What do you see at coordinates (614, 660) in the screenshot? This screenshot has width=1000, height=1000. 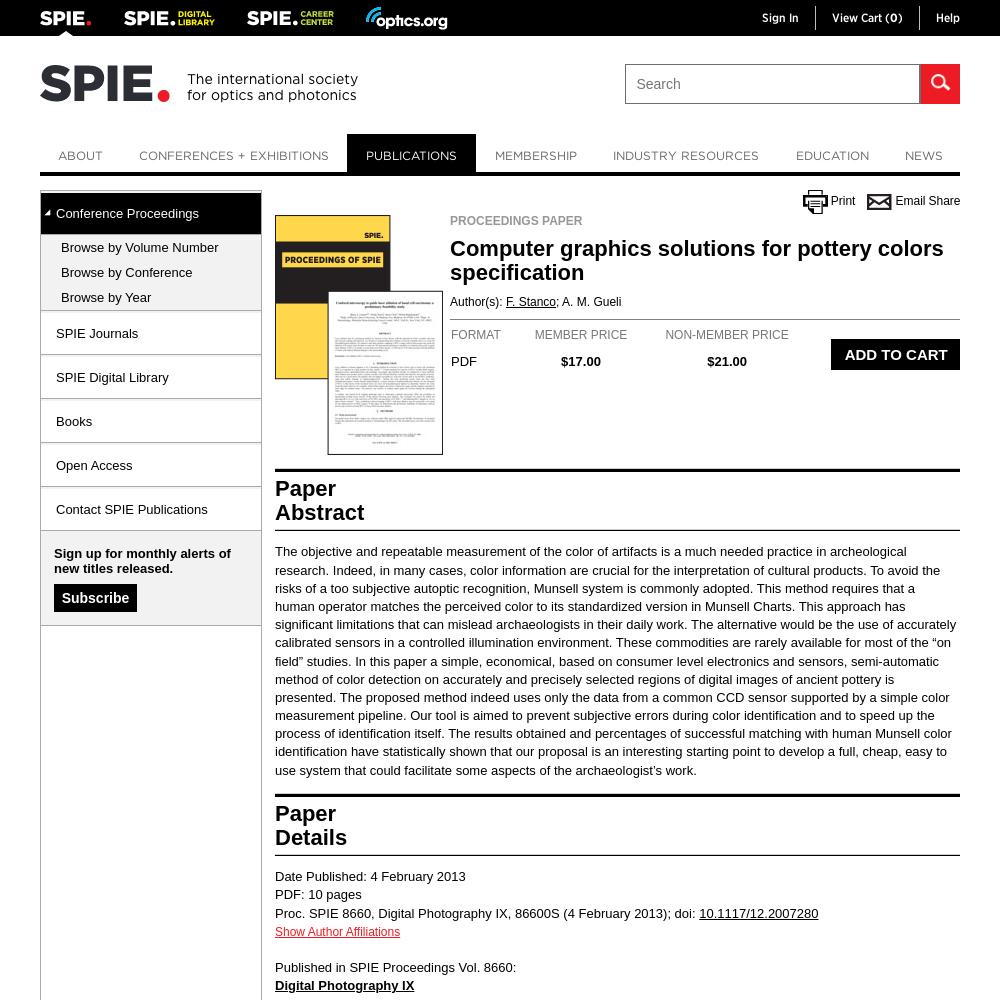 I see `'The objective and repeatable measurement of the color of artifacts is a much needed practice in archeological research.
Indeed, in many cases, color information are crucial for the interpretation of cultural products. To avoid the risks of a too
subjective autoptic recognition, Munsell system is commonly adopted. This method requires that a human operator
matches the perceived color to its standardized version in Munsell Charts. This approach has significant limitations that
can mislead archaeologists in their daily work. The alternative would be the use of accurately calibrated sensors in a
controlled illumination environment. These commodities are rarely available for most of the “on field” studies. In this
paper a simple, economical, based on consumer level electronics and sensors, semi-automatic method of color detection
on accurately and precisely selected regions of digital images of ancient pottery is presented. The proposed method
indeed uses only the data from a common CCD sensor supported by a simple color measurement pipeline. Our tool is
aimed to prevent subjective errors during color identification and to speed up the process of identification itself. The
results obtained and percentages of successful matching with human Munsell color identification have statistically shown
that our proposal is an interesting starting point to develop a full, cheap, easy to use system that could facilitate some
aspects of the archaeologist’s work.'` at bounding box center [614, 660].